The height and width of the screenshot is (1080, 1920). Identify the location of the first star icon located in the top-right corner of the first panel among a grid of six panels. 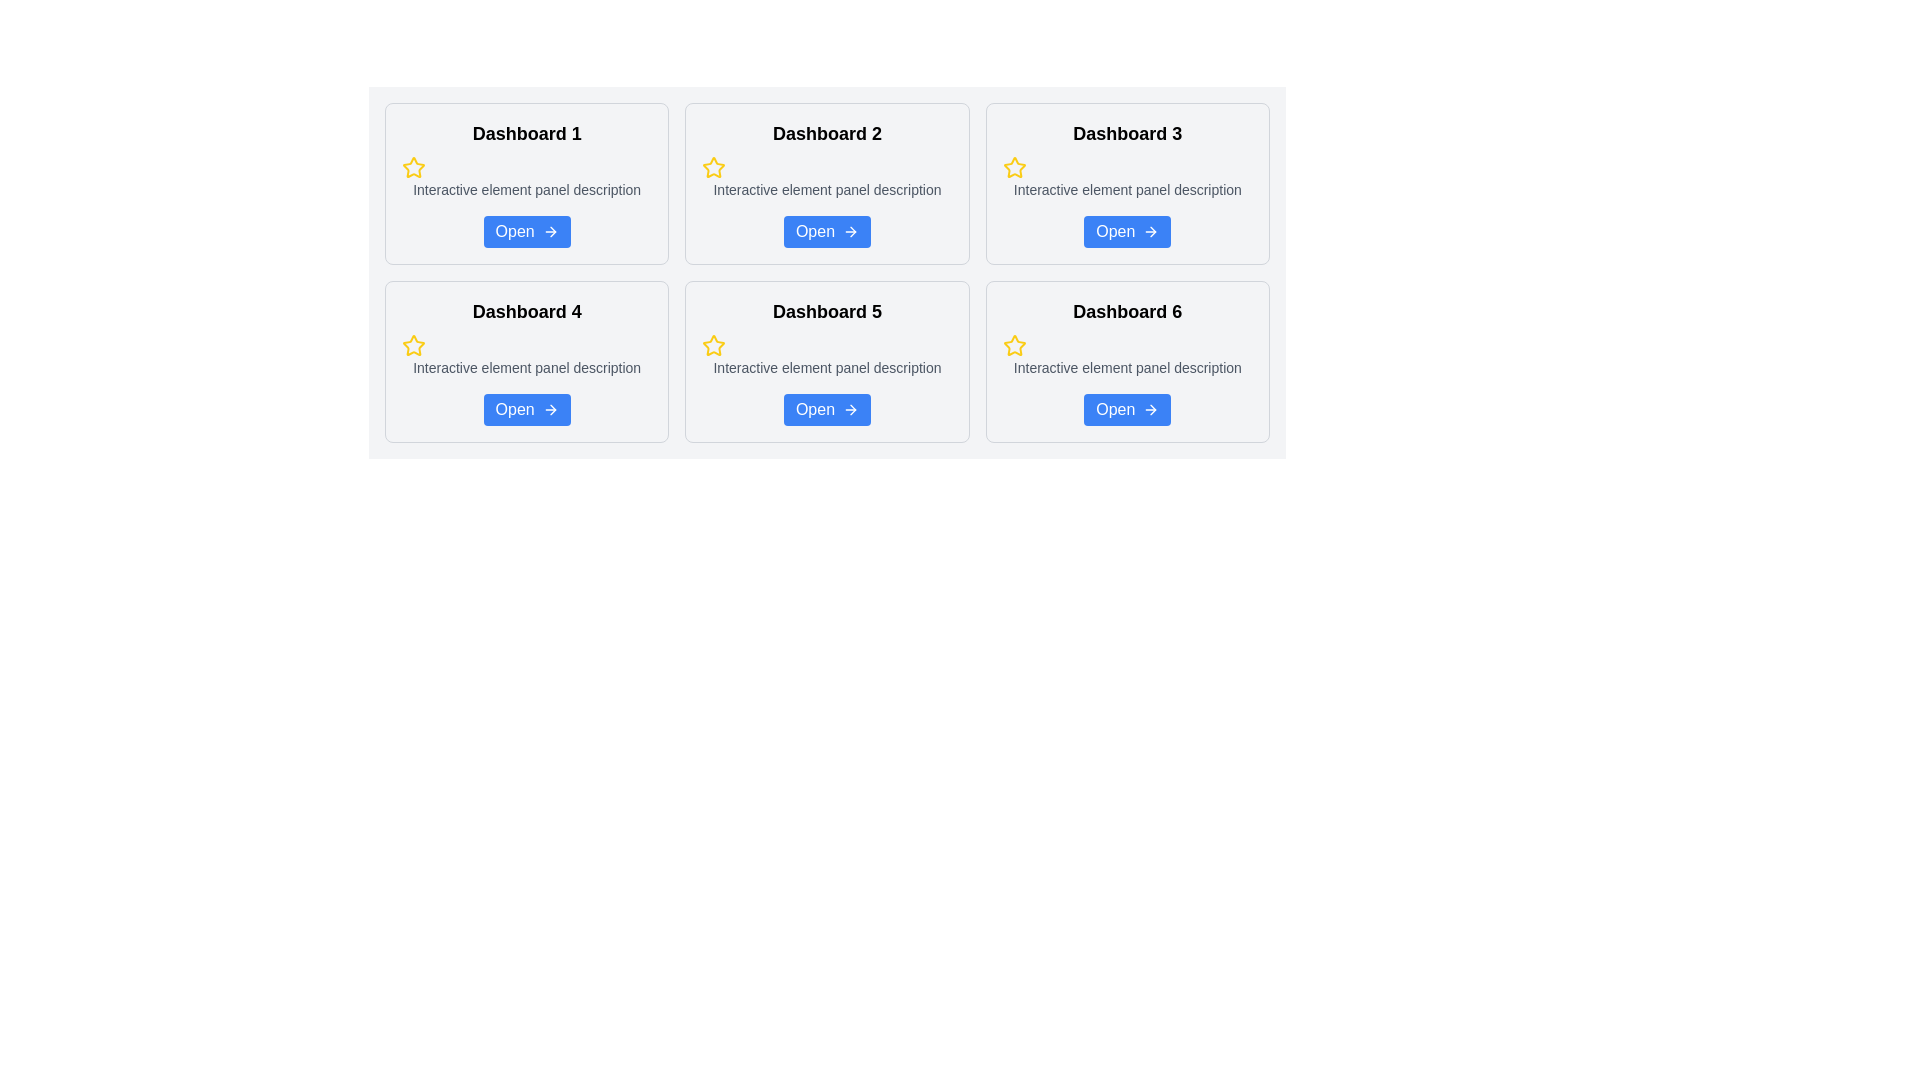
(412, 166).